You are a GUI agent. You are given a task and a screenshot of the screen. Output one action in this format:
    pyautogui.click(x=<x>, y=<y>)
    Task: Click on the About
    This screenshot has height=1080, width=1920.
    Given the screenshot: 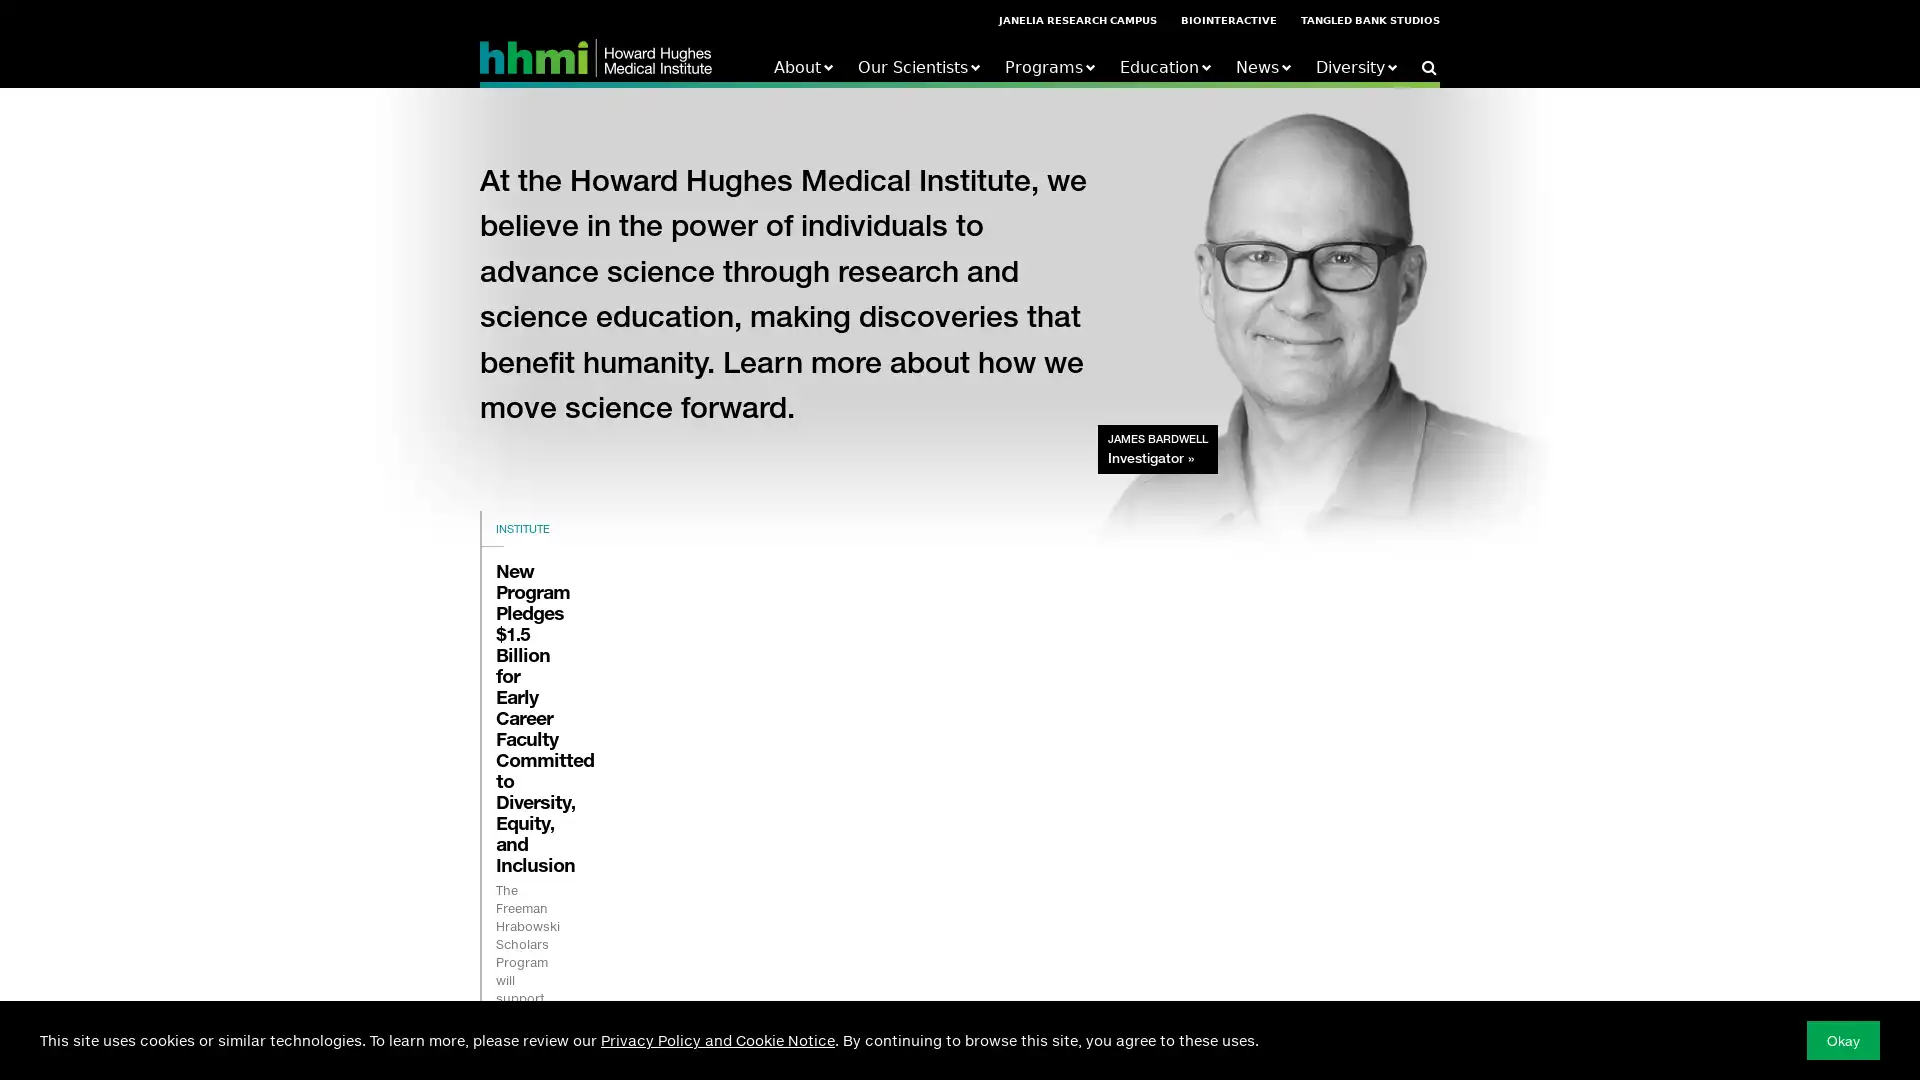 What is the action you would take?
    pyautogui.click(x=803, y=67)
    